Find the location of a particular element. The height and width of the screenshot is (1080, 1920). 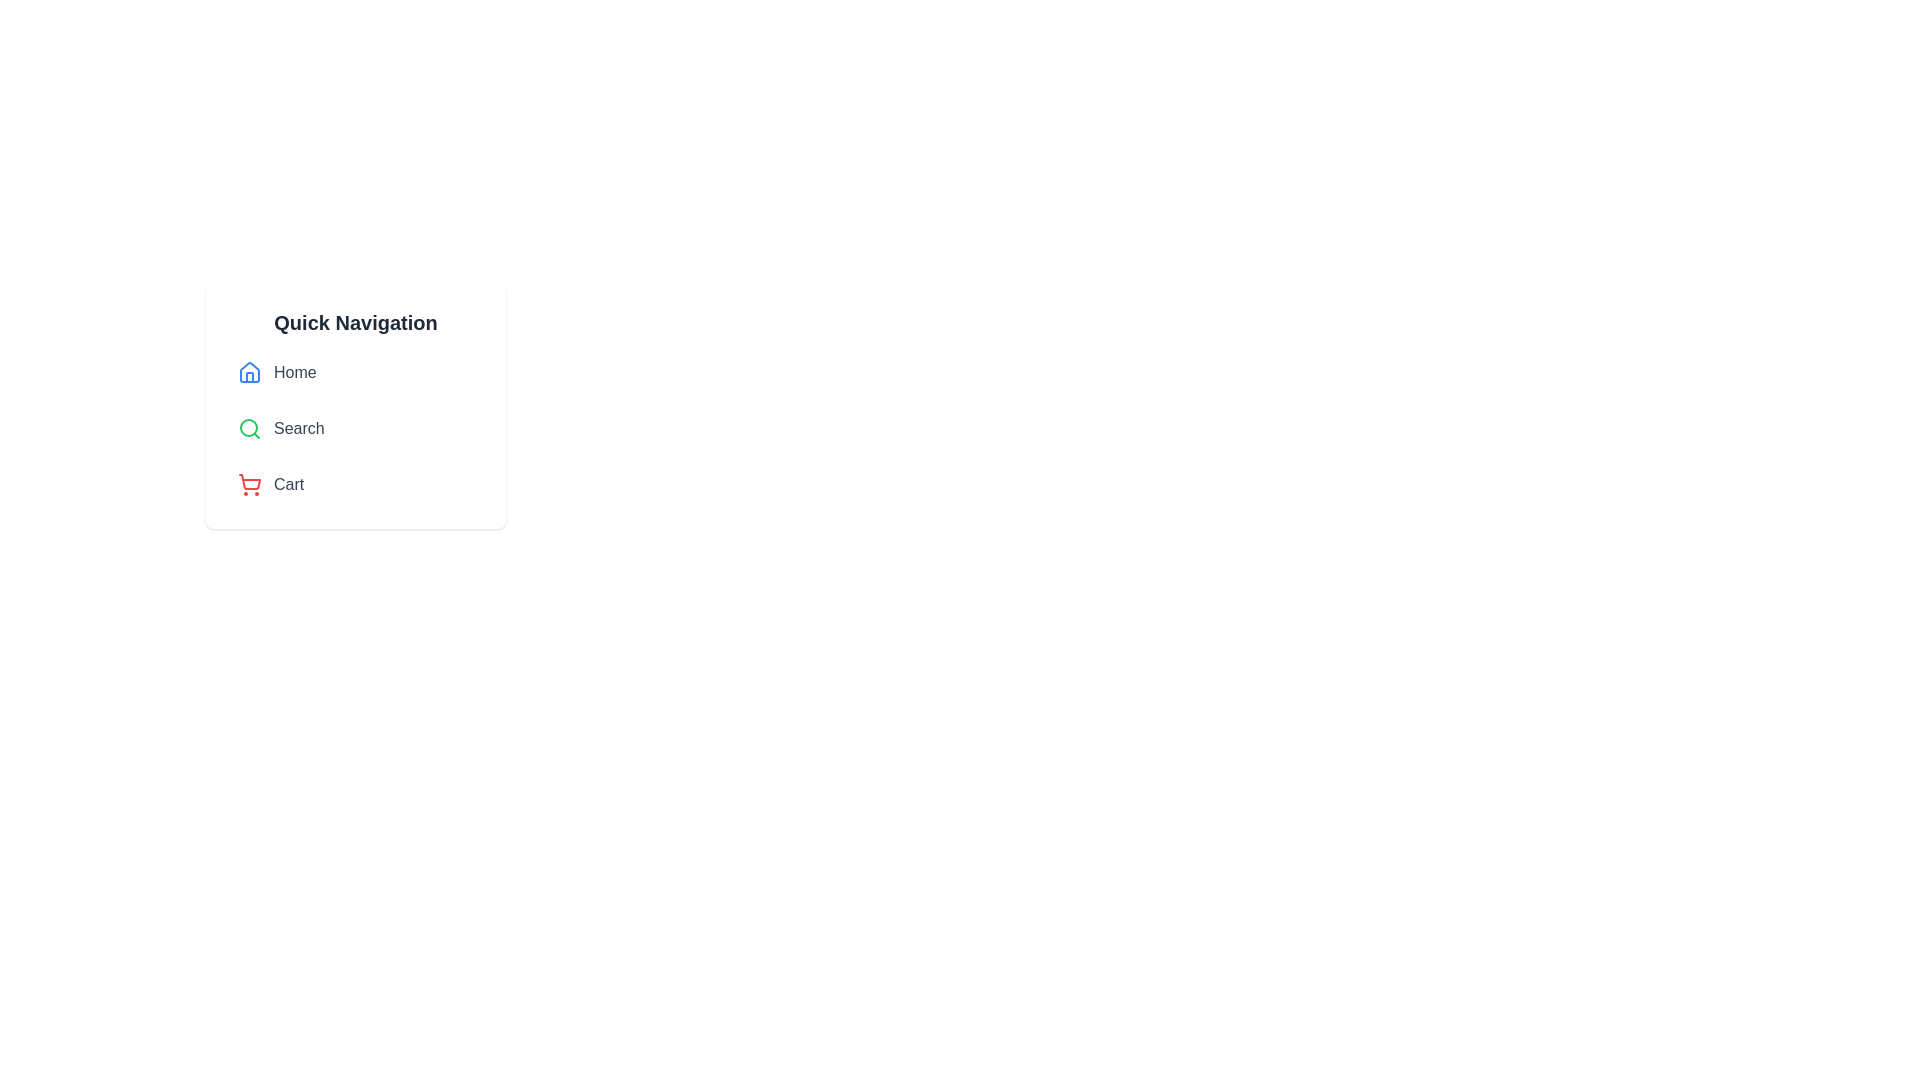

the 'Quick Navigation' text label, which is a bold title located at the top of the vertical navigation box above links like 'Home', 'Search', and 'Cart' is located at coordinates (355, 322).